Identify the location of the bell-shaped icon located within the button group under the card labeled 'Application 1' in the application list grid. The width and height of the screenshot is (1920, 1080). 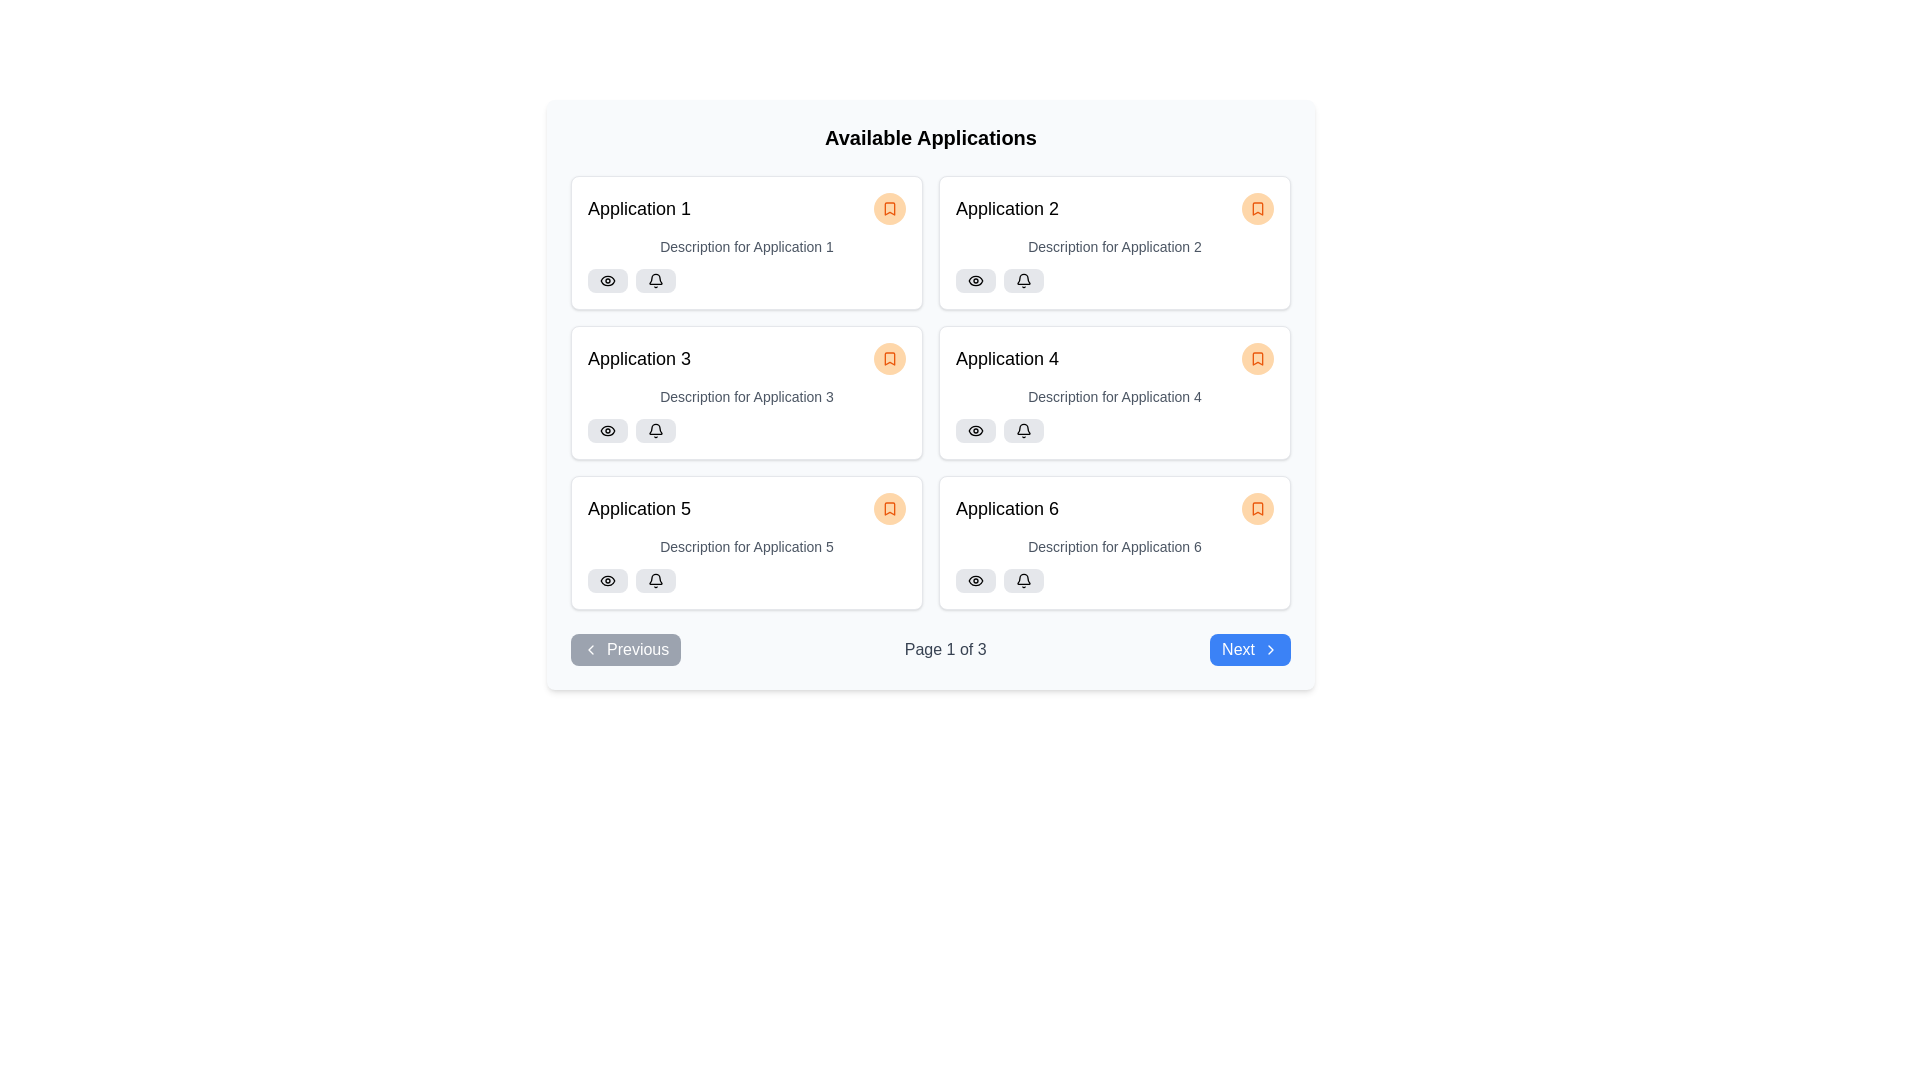
(656, 279).